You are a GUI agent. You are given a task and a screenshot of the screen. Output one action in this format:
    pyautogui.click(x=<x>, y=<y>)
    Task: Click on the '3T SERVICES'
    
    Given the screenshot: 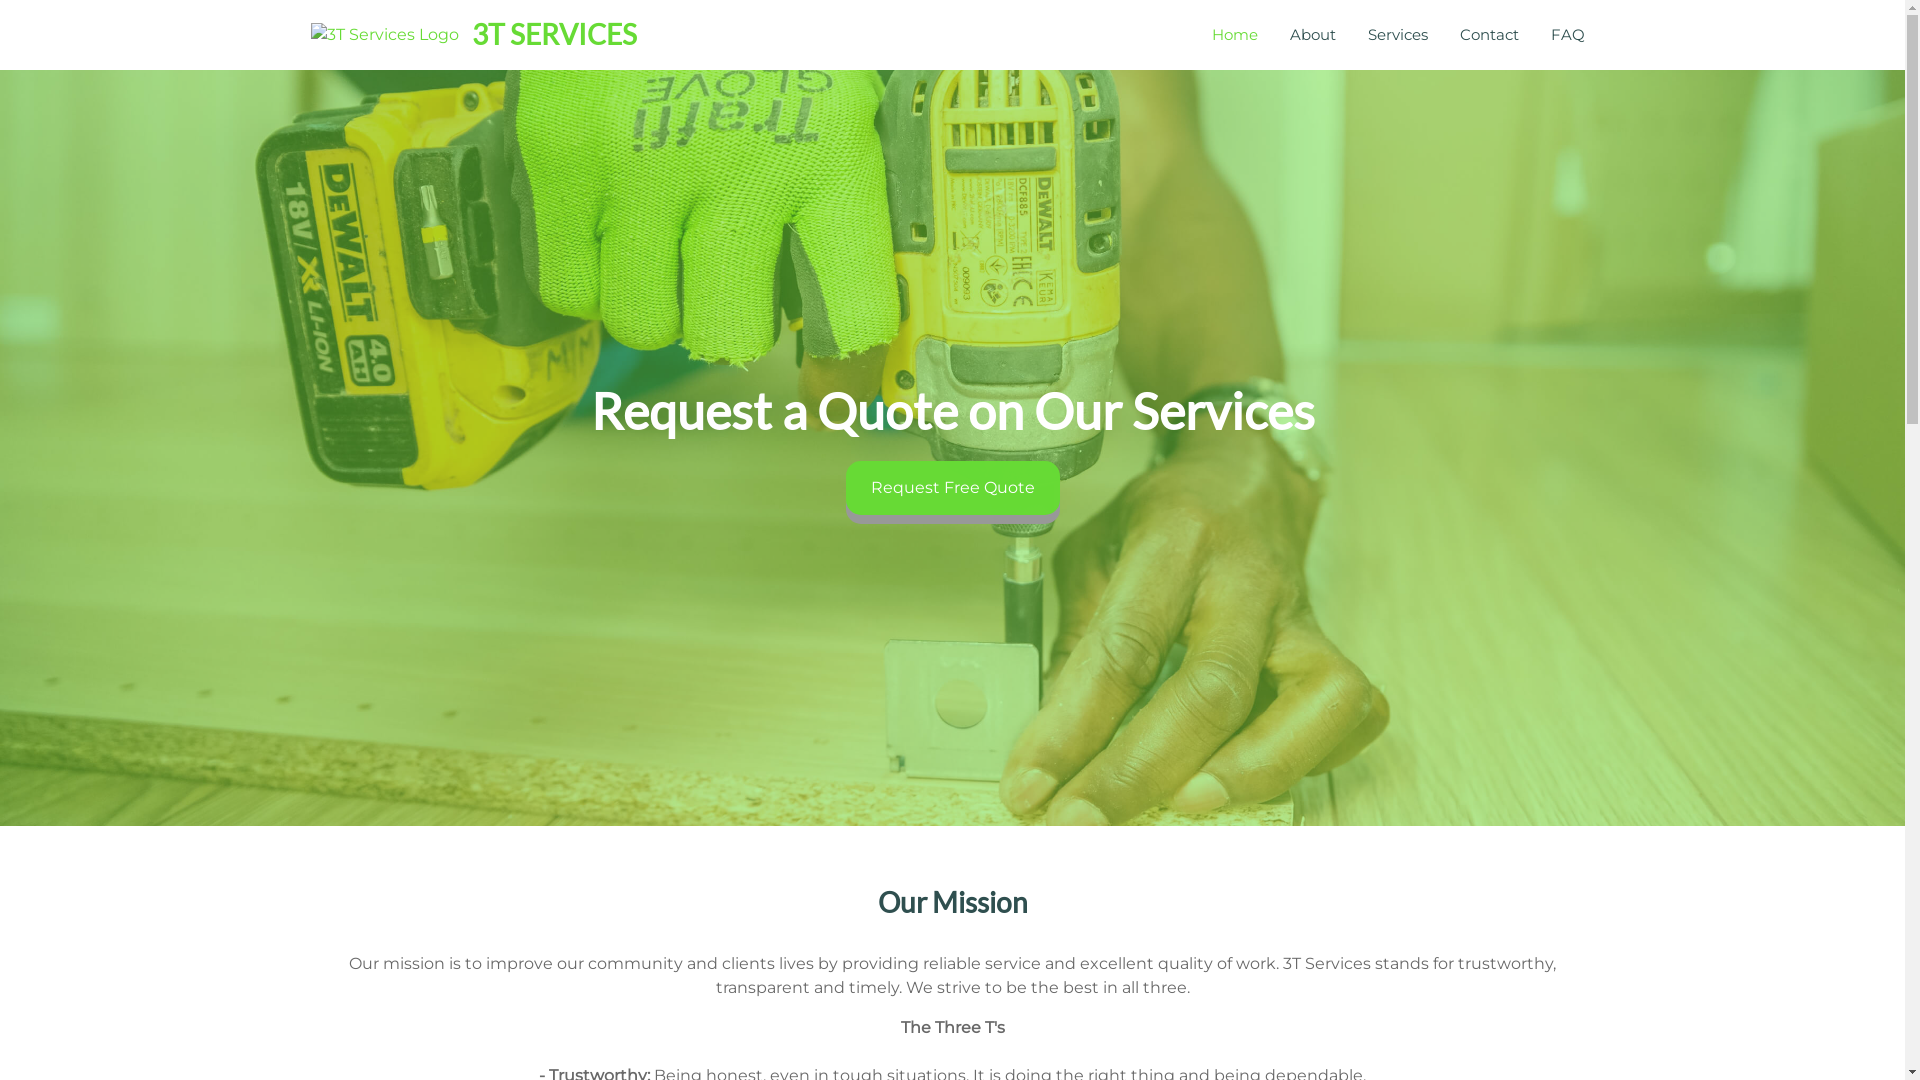 What is the action you would take?
    pyautogui.click(x=554, y=34)
    